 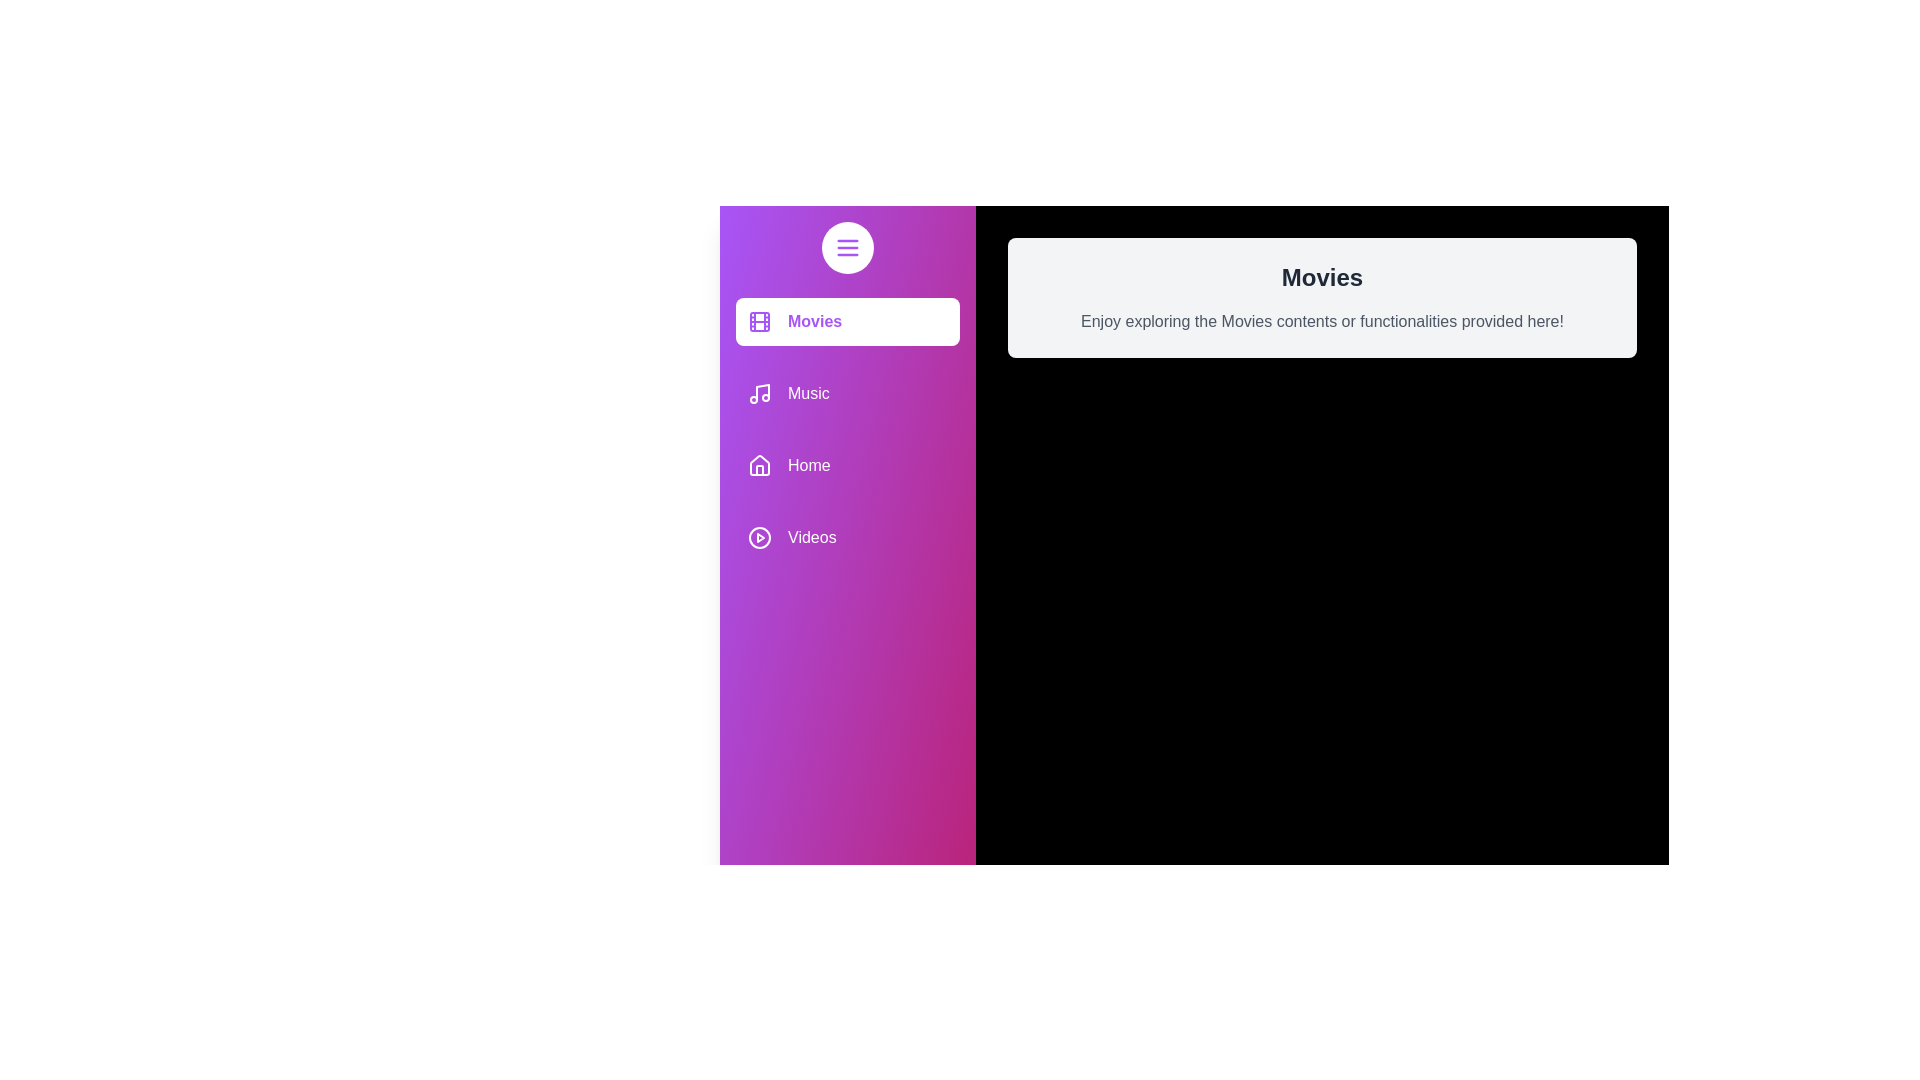 What do you see at coordinates (848, 320) in the screenshot?
I see `the media category Movies from the list` at bounding box center [848, 320].